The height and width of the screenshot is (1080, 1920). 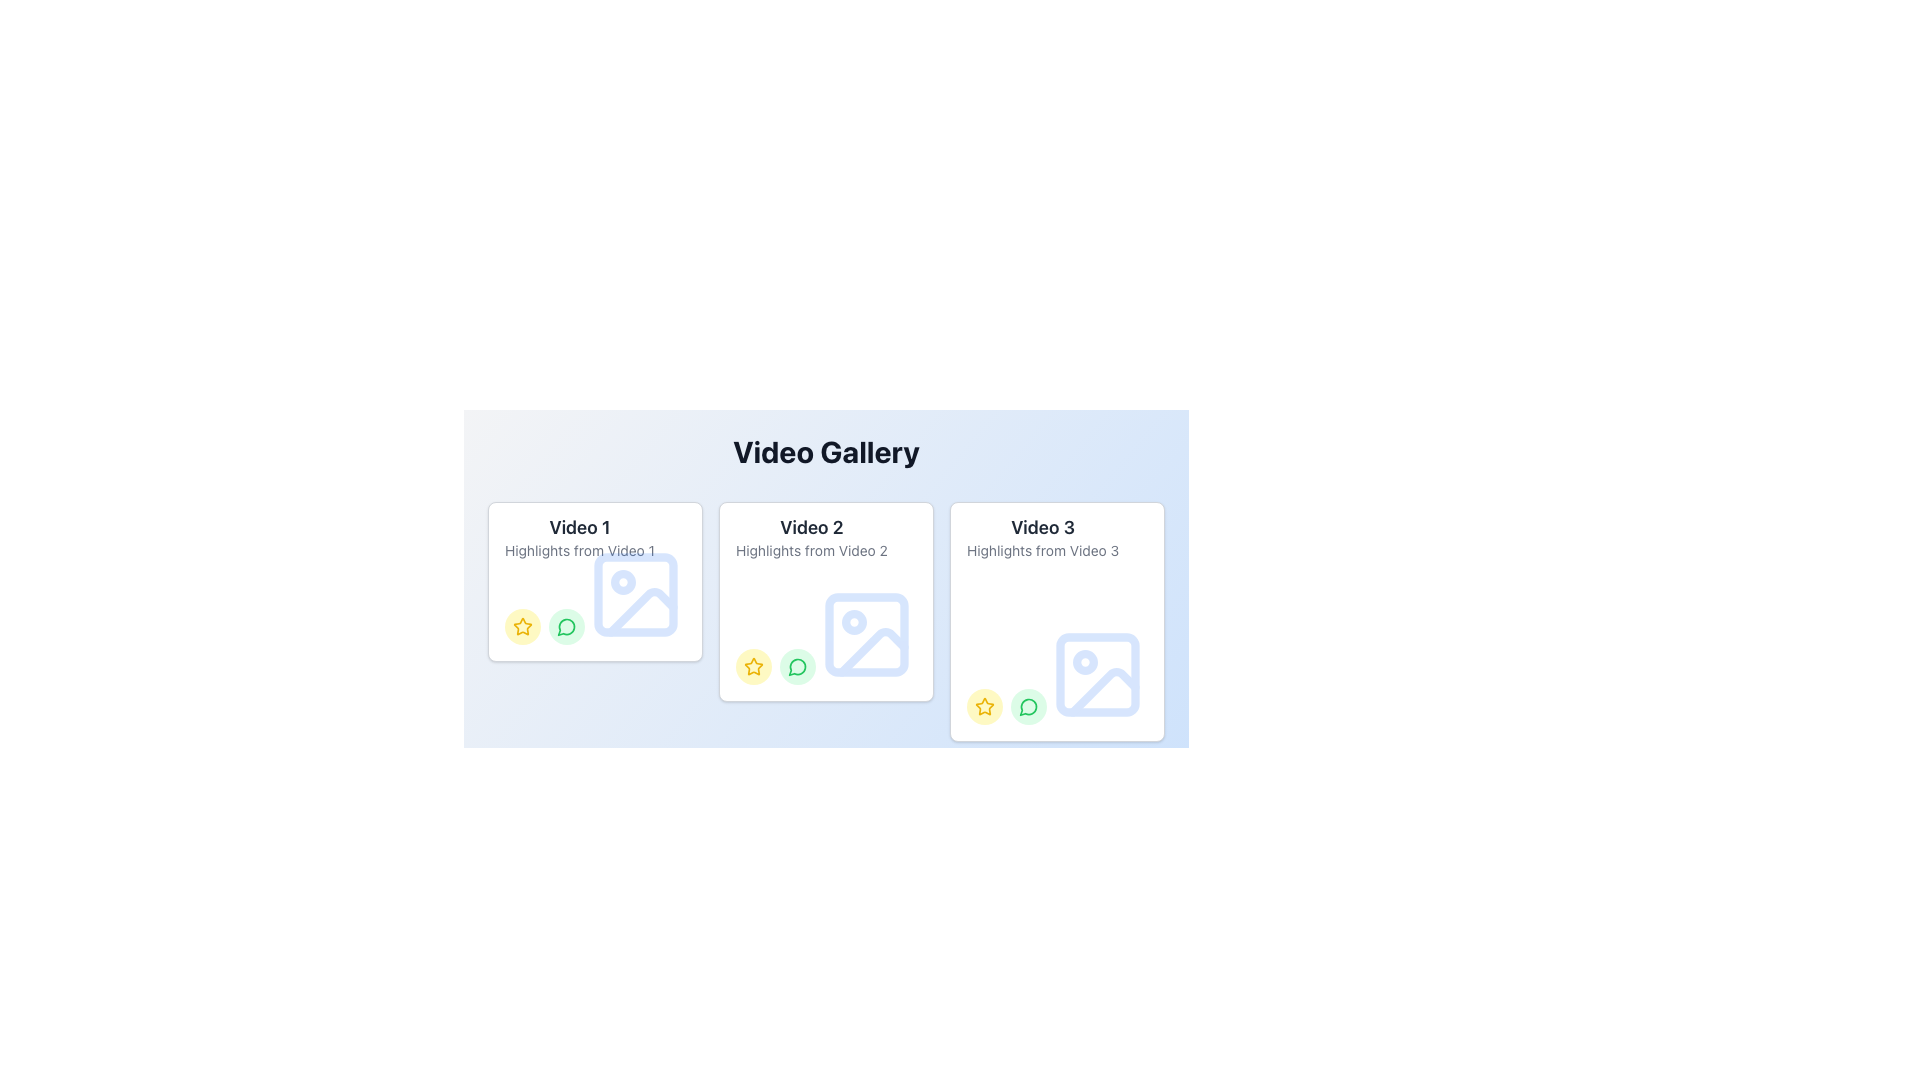 What do you see at coordinates (1097, 675) in the screenshot?
I see `the SVG rectangle element that represents the image placeholder in the third video card of the 'Video Gallery' section` at bounding box center [1097, 675].